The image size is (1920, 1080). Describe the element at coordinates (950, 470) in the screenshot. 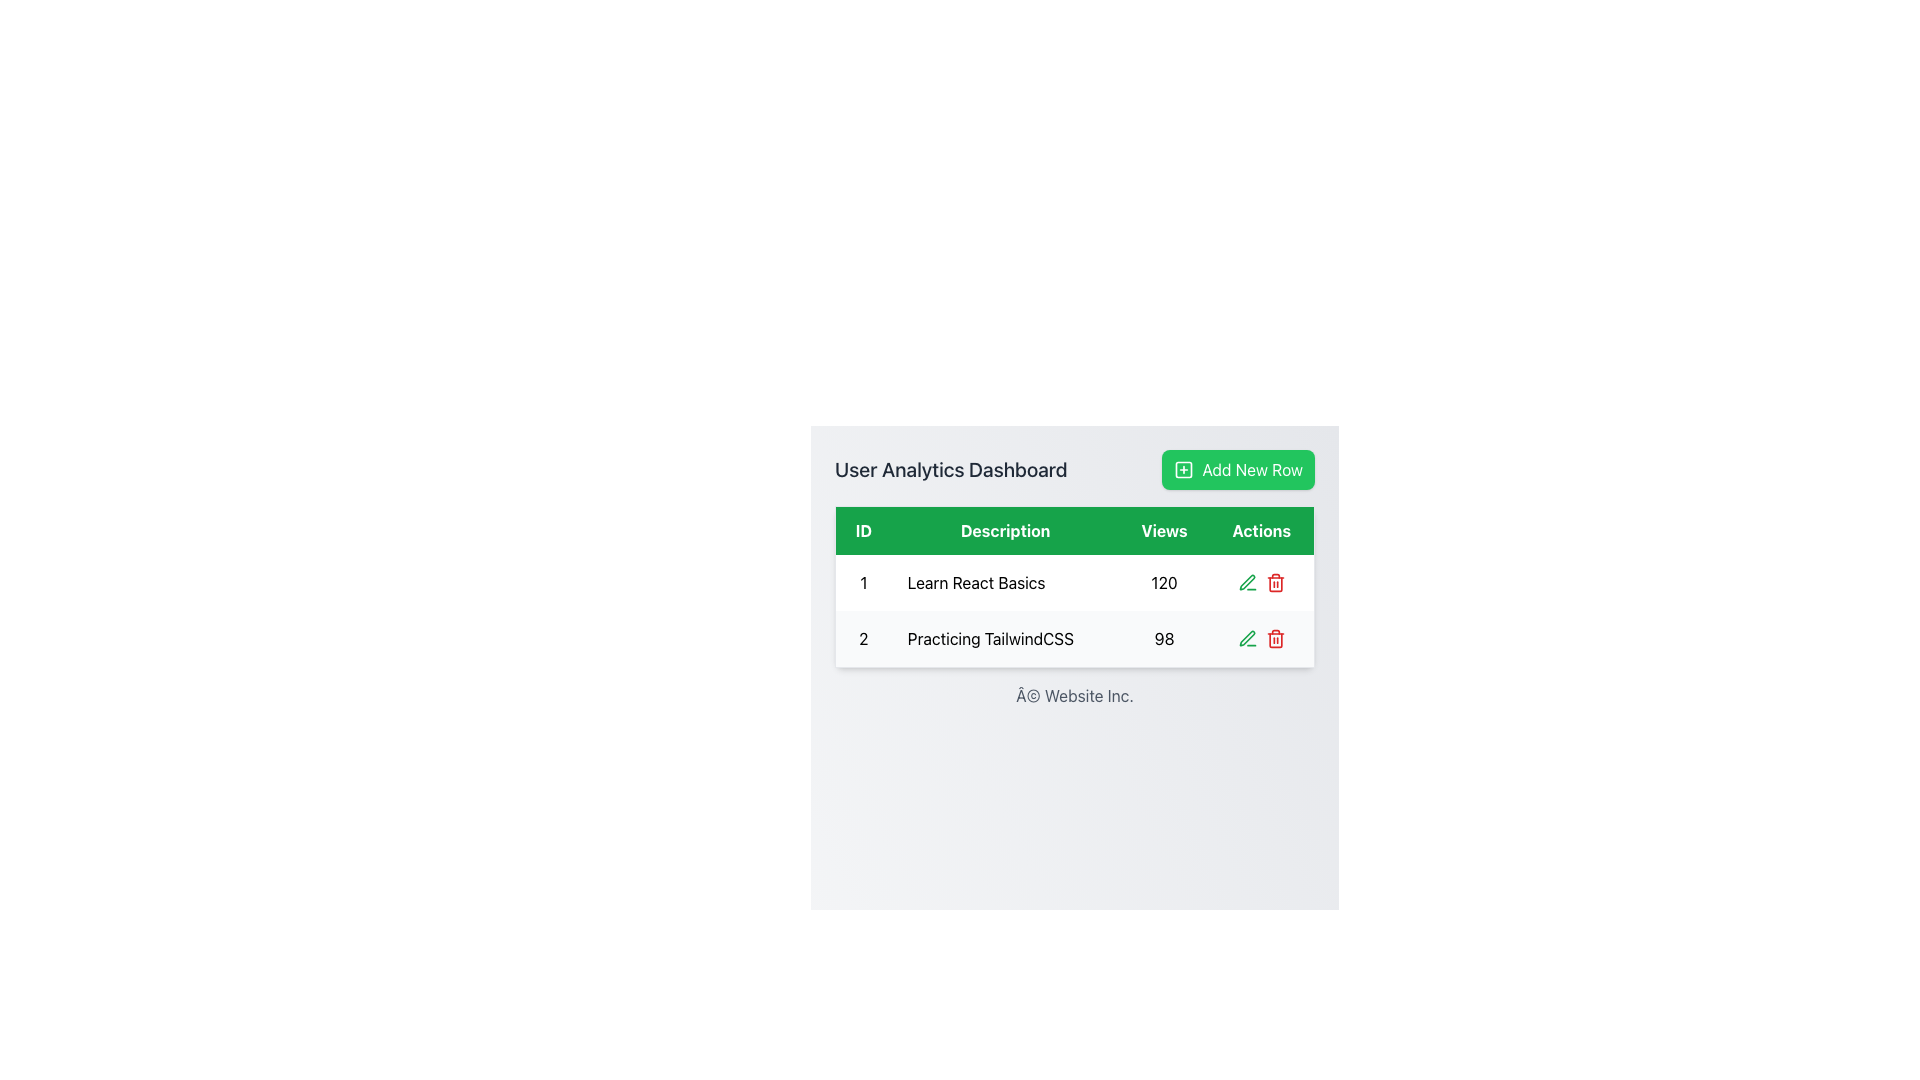

I see `the static text label displaying 'User Analytics Dashboard', which is styled with a large font size and dark gray color, located at the center-left of the interface above a table layout` at that location.